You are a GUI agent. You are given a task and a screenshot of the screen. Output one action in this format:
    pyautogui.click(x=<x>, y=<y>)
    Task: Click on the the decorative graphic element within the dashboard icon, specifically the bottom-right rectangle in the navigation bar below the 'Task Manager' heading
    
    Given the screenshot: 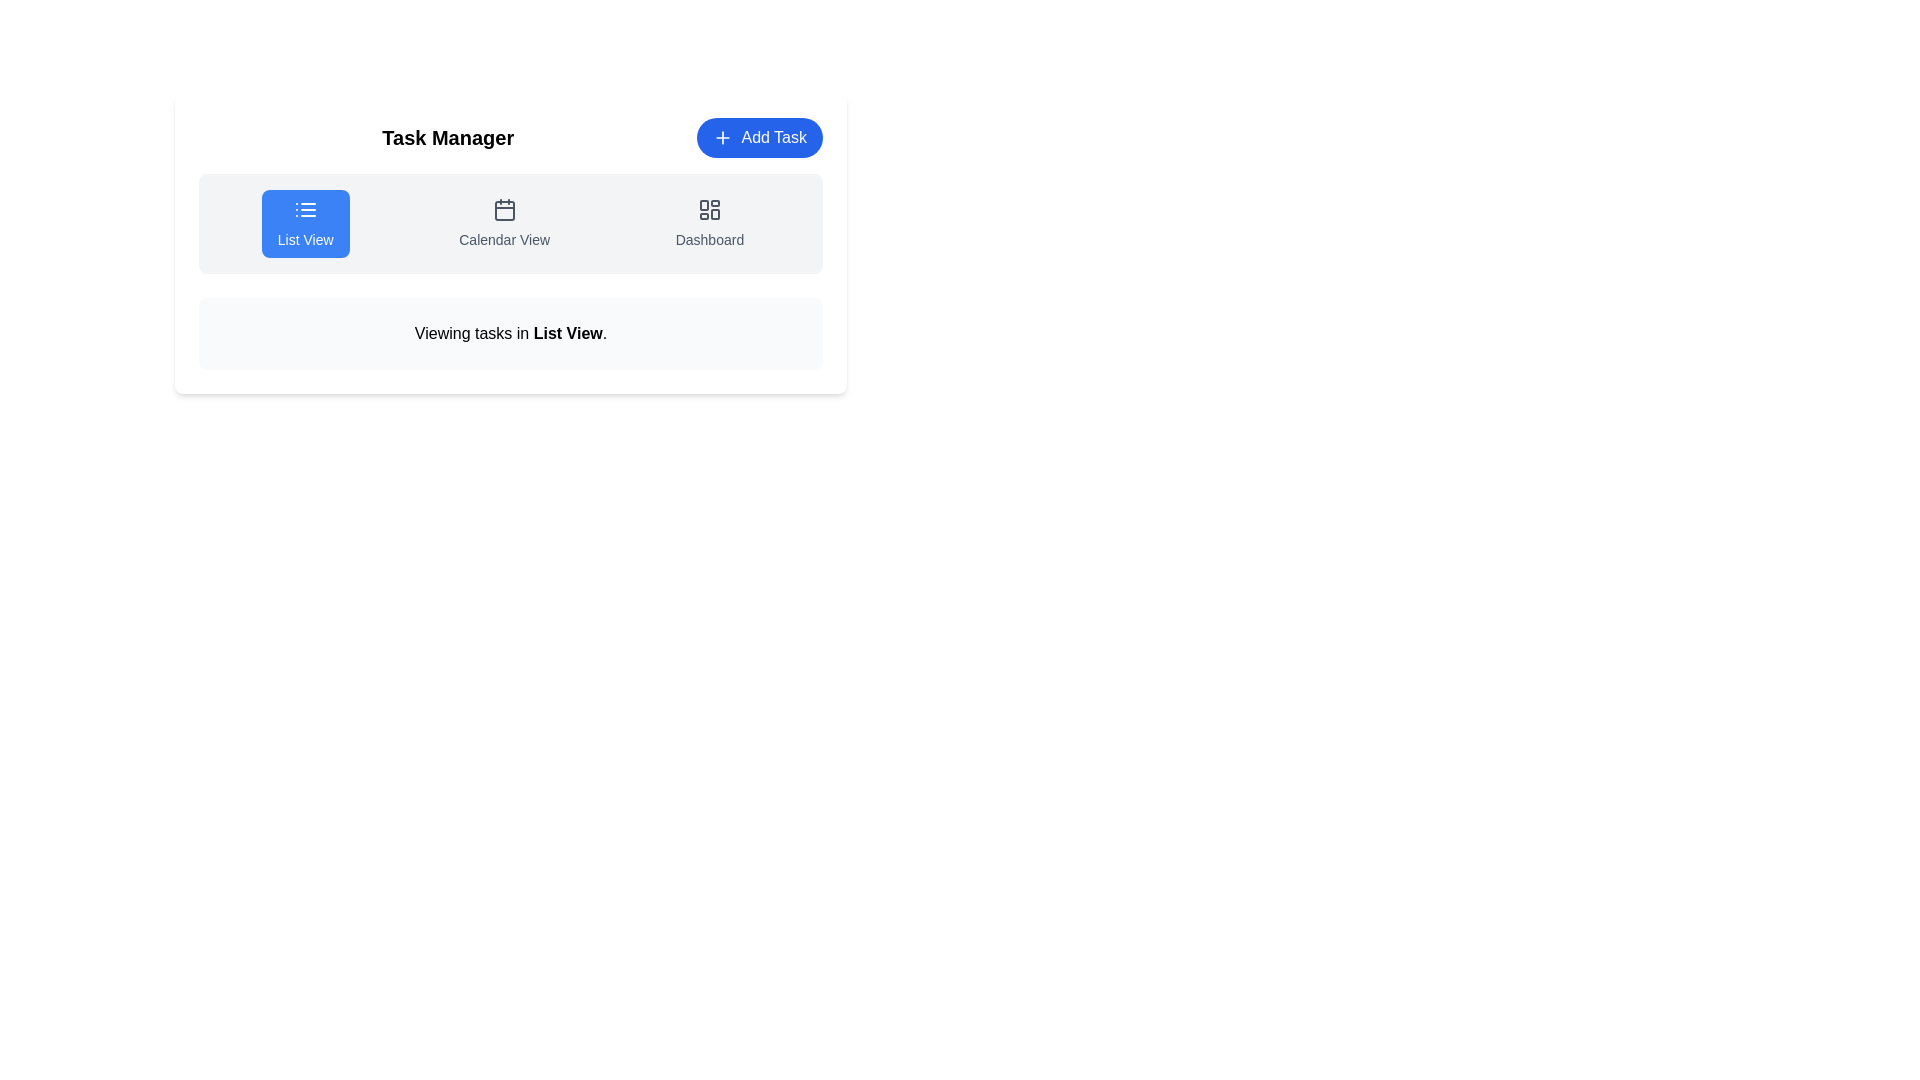 What is the action you would take?
    pyautogui.click(x=715, y=214)
    